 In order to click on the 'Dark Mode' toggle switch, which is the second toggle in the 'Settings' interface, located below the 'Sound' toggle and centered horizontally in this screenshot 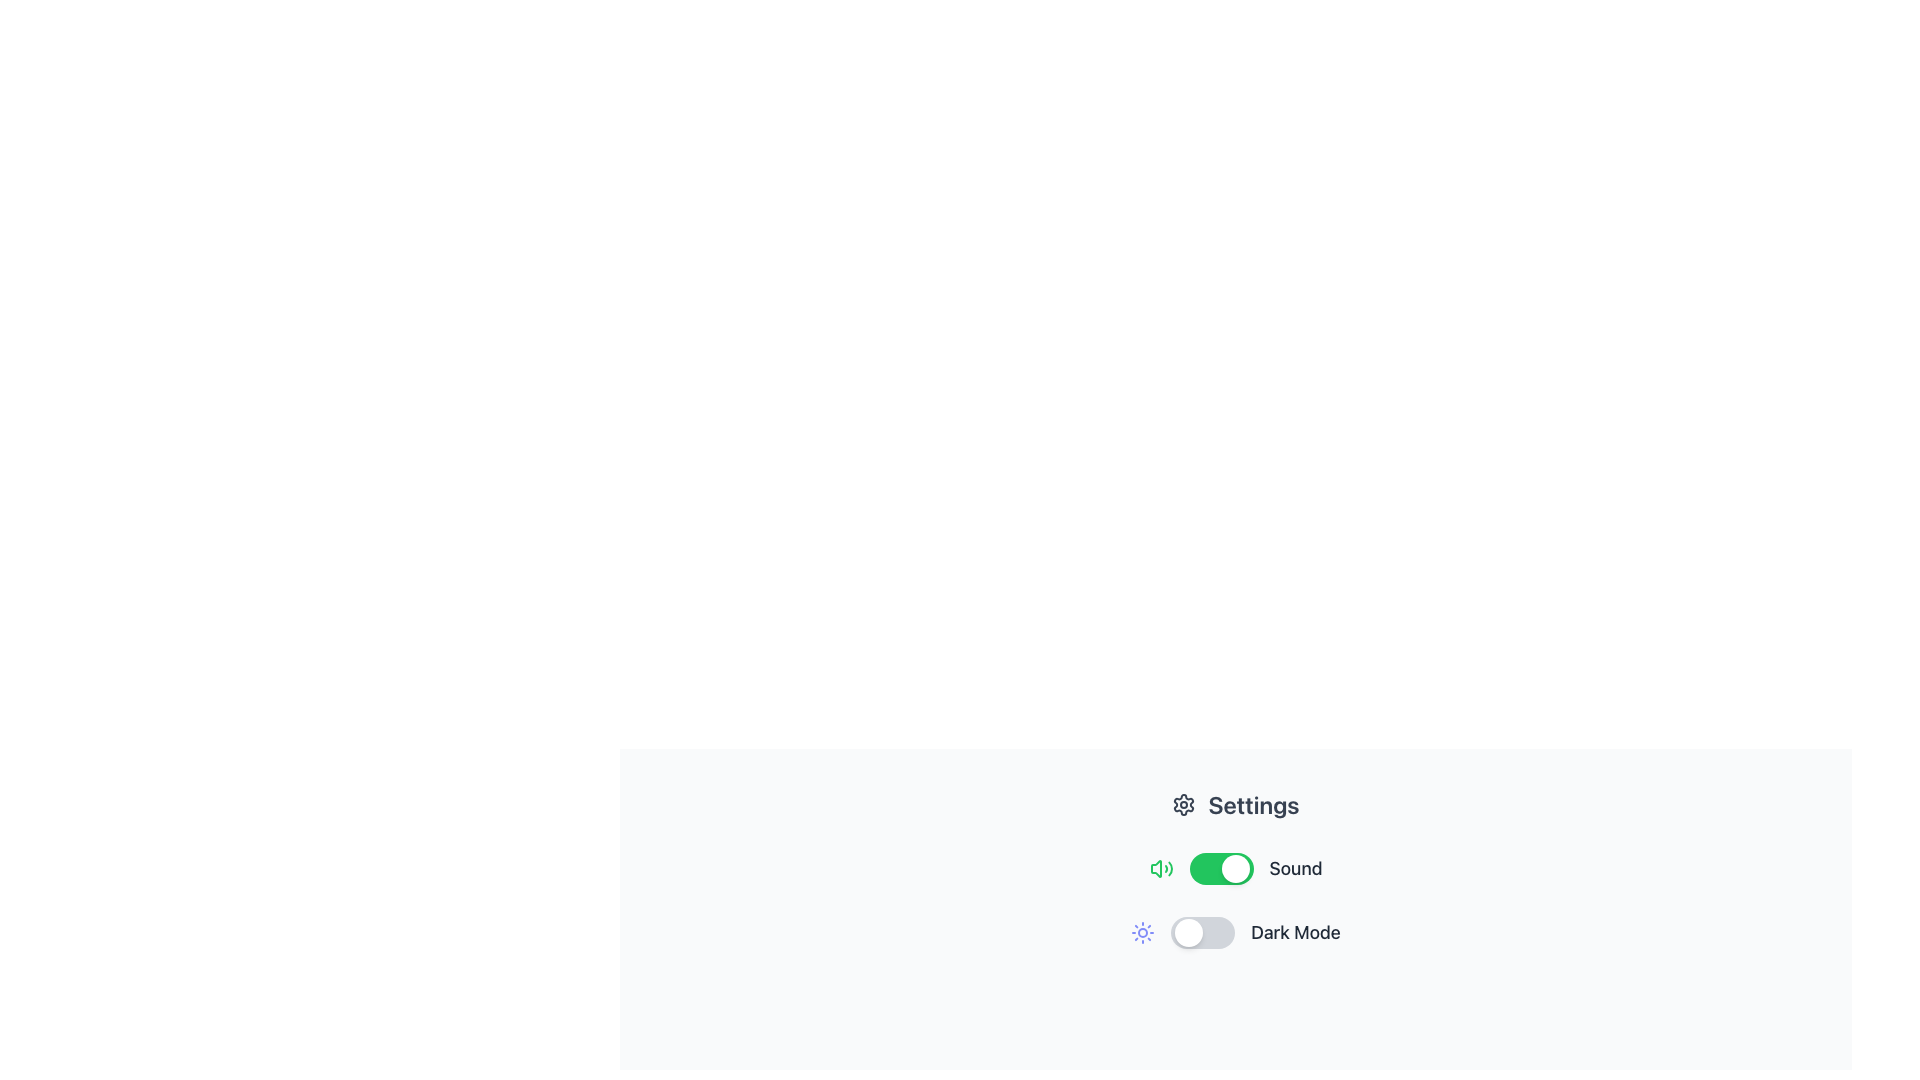, I will do `click(1235, 933)`.